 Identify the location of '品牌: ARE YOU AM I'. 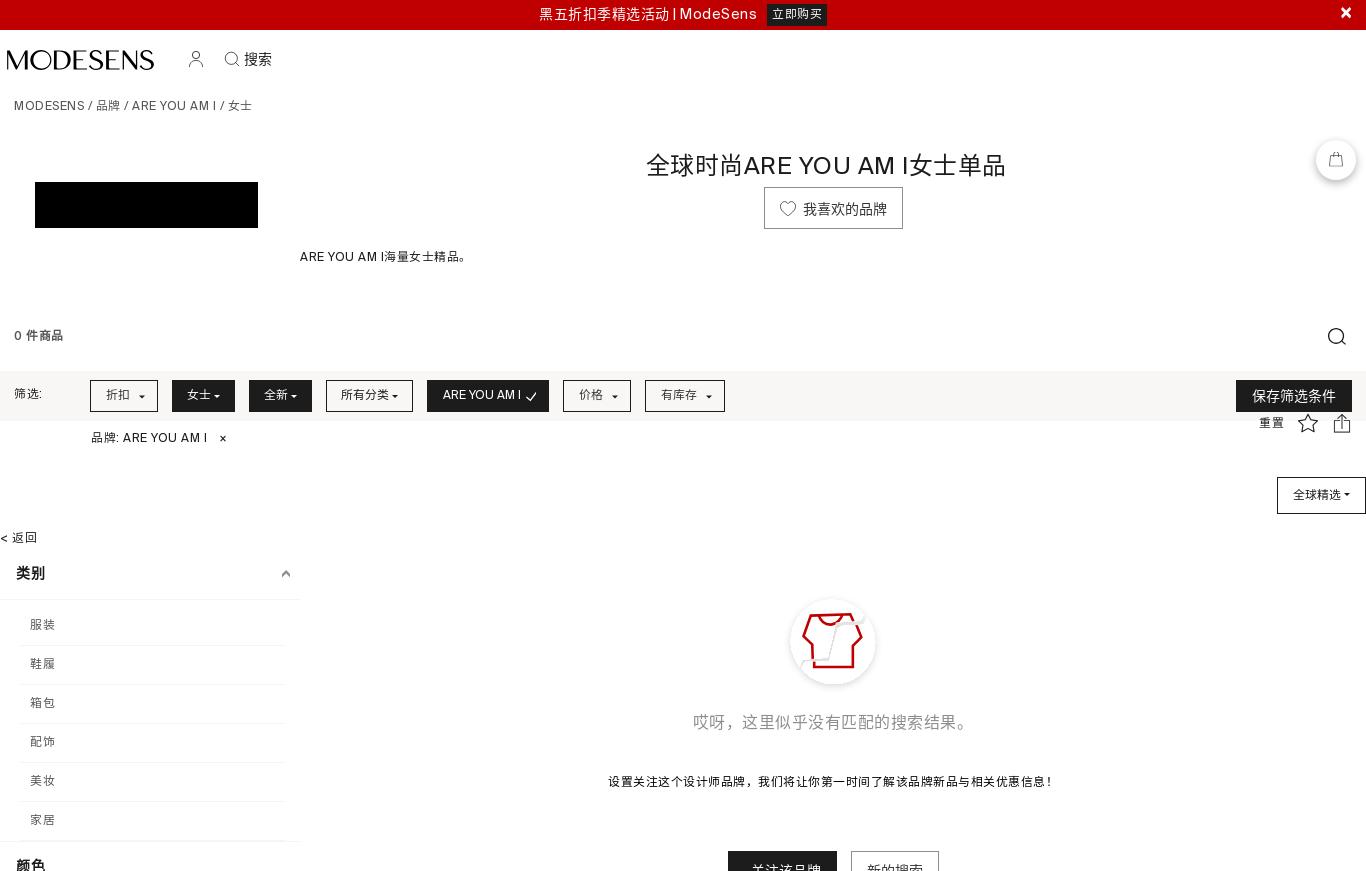
(148, 438).